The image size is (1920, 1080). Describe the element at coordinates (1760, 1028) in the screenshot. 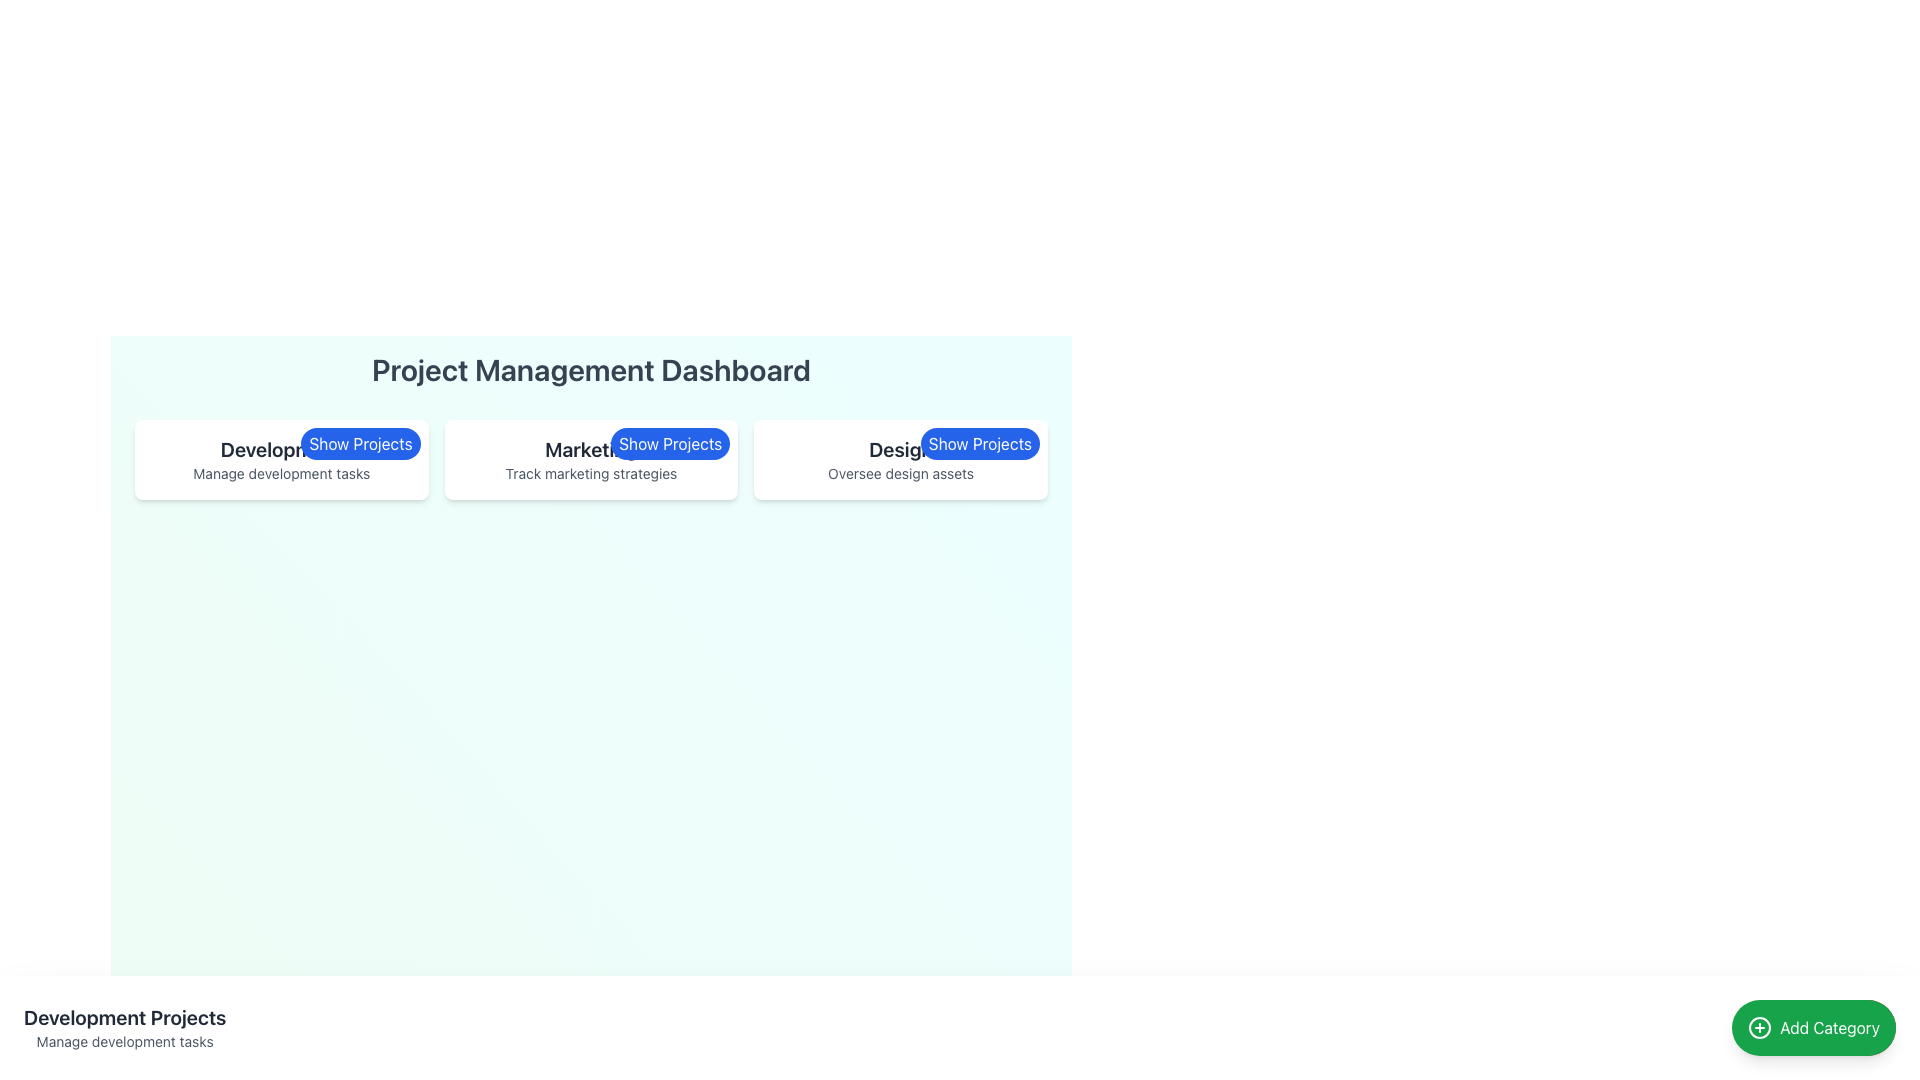

I see `the SVG Circle element located within the green button labeled 'Add Category' at the bottom-right corner of the interface for keyboard navigation` at that location.